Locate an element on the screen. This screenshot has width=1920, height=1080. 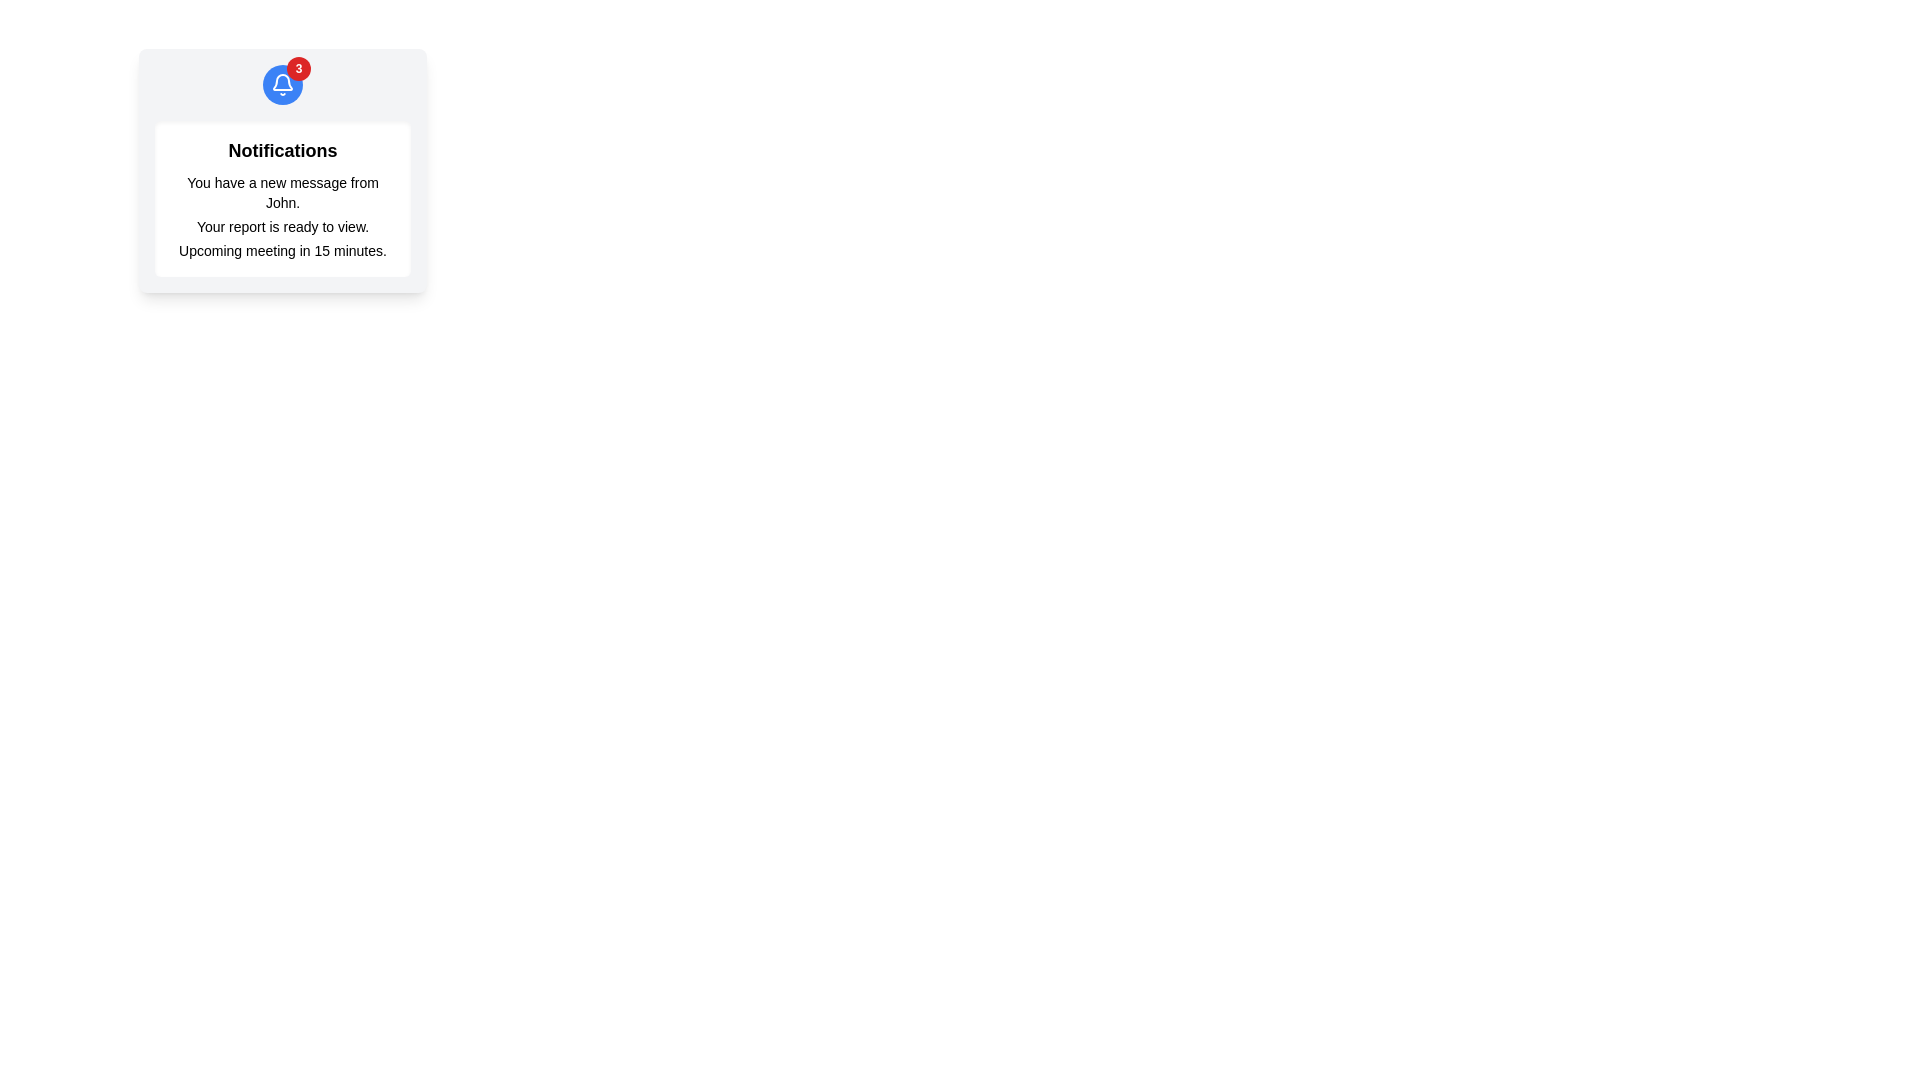
the third text label in the notification card that displays a notification message about an upcoming meeting, which is positioned at the bottom of the list of notifications is located at coordinates (282, 249).